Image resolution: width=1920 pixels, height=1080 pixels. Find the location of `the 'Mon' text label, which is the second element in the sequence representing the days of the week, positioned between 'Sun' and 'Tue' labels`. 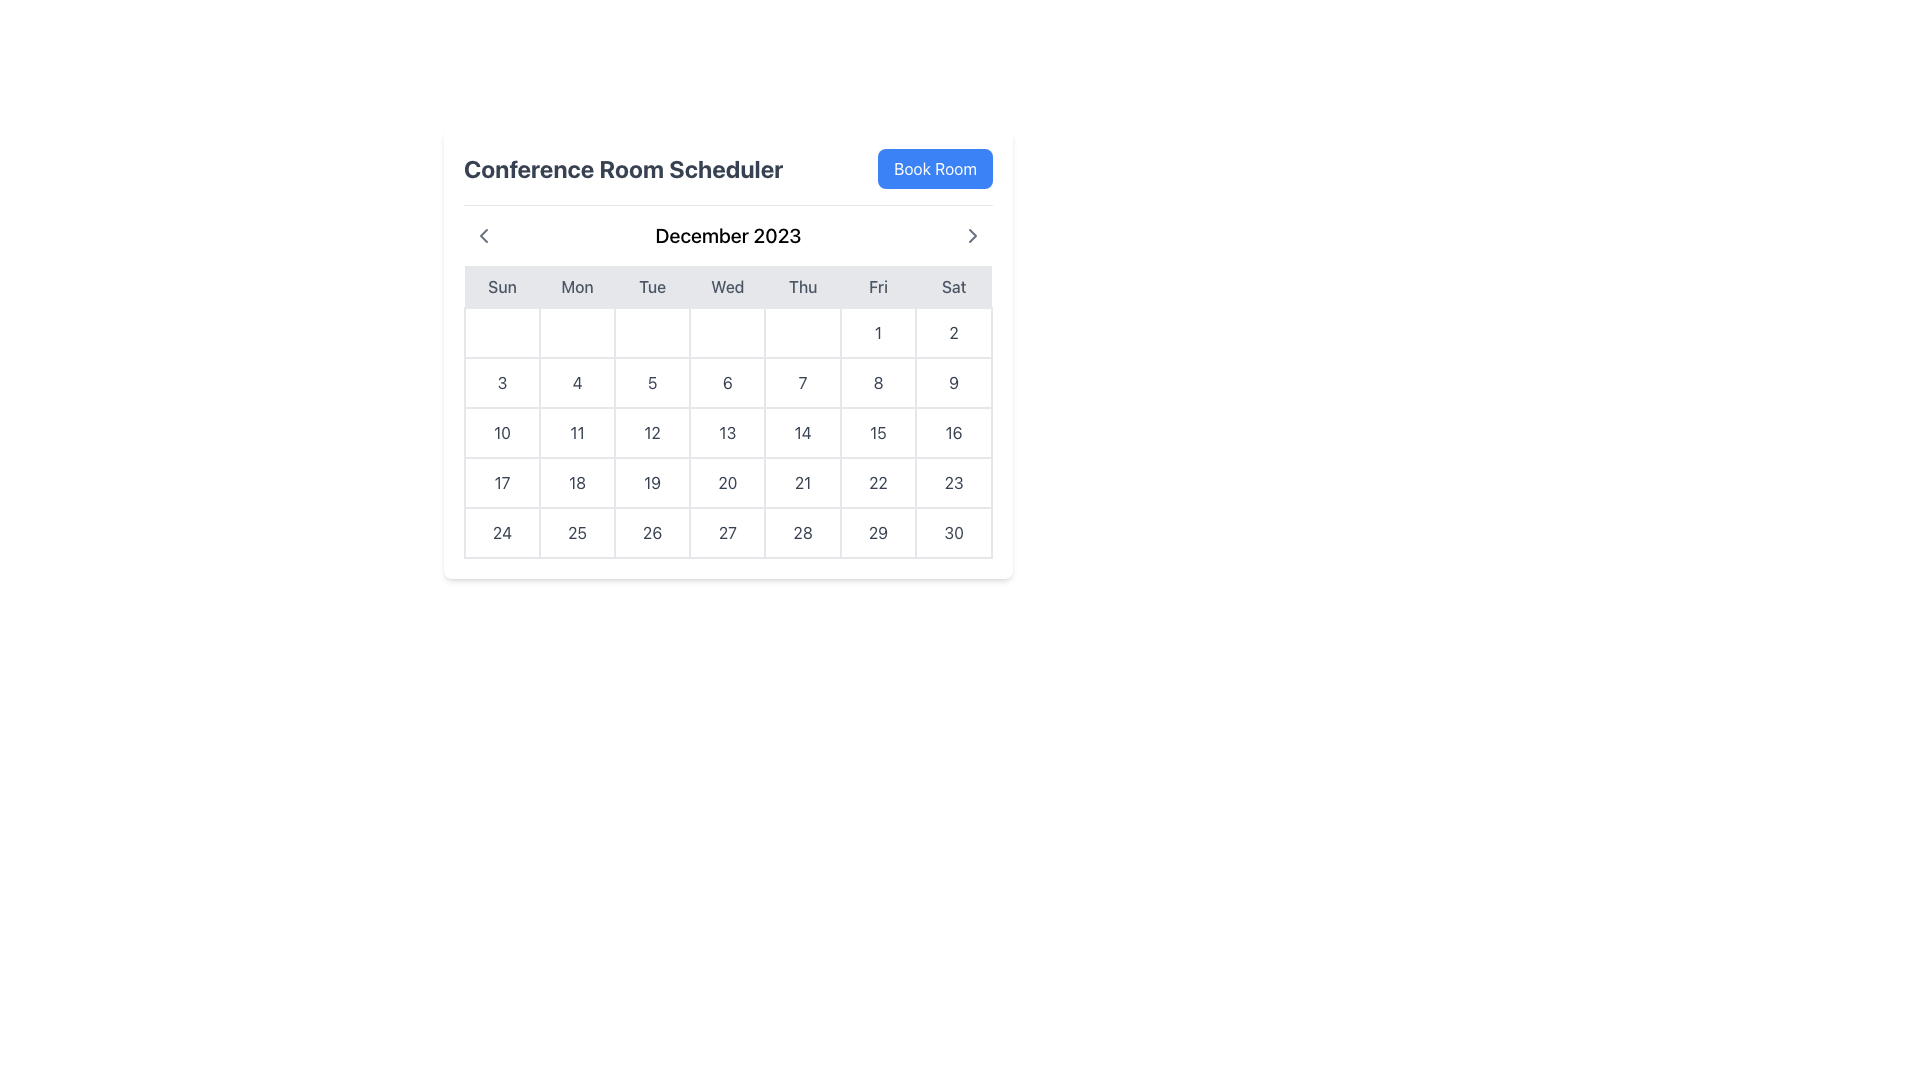

the 'Mon' text label, which is the second element in the sequence representing the days of the week, positioned between 'Sun' and 'Tue' labels is located at coordinates (576, 287).